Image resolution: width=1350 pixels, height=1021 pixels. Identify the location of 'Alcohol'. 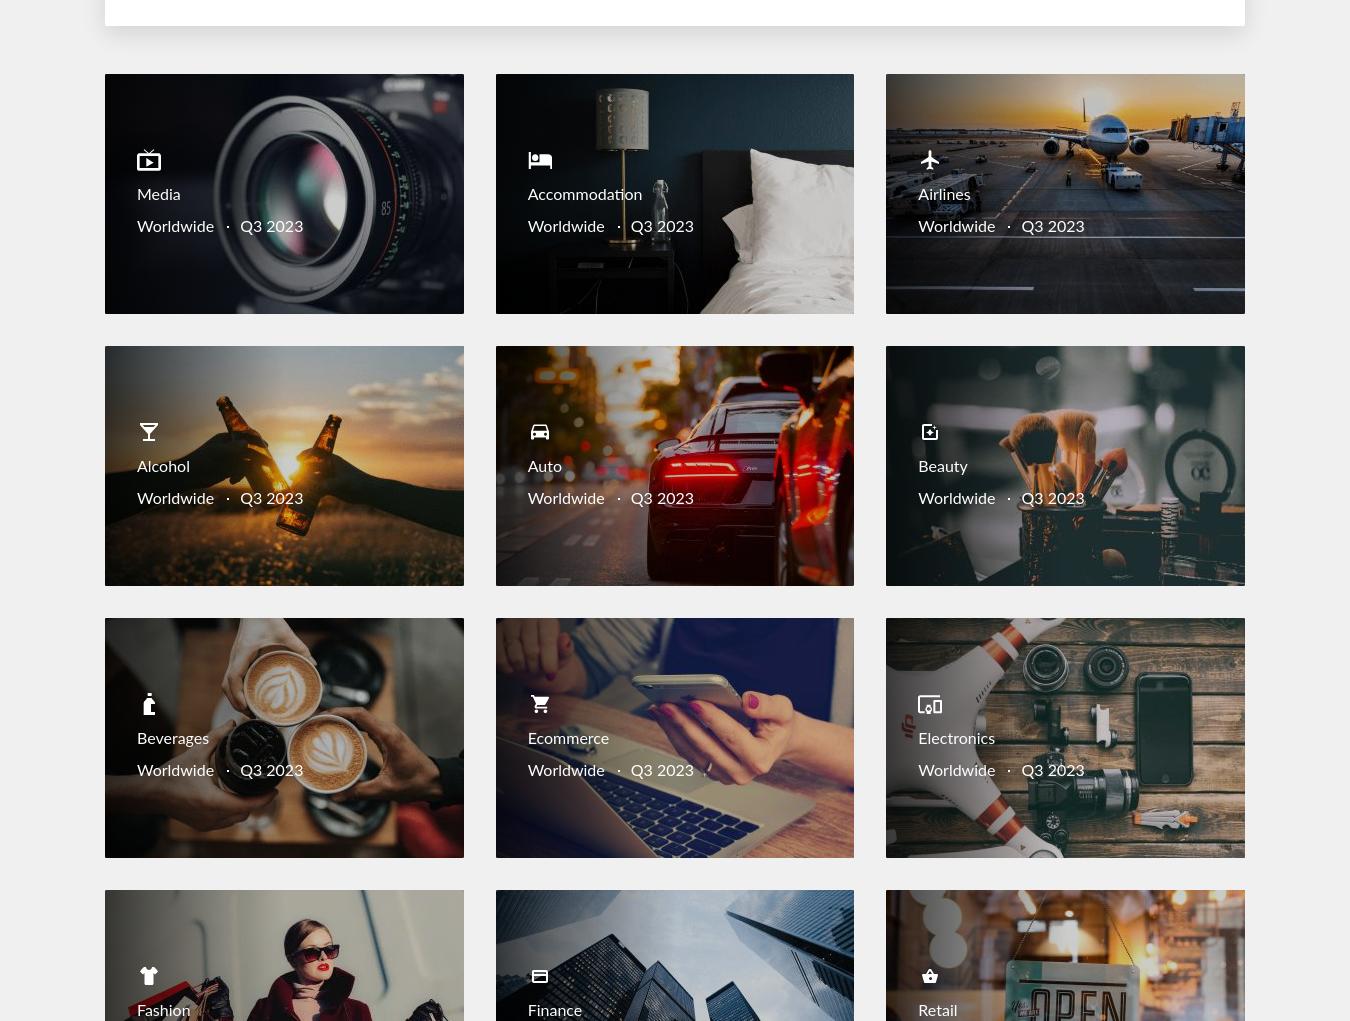
(162, 467).